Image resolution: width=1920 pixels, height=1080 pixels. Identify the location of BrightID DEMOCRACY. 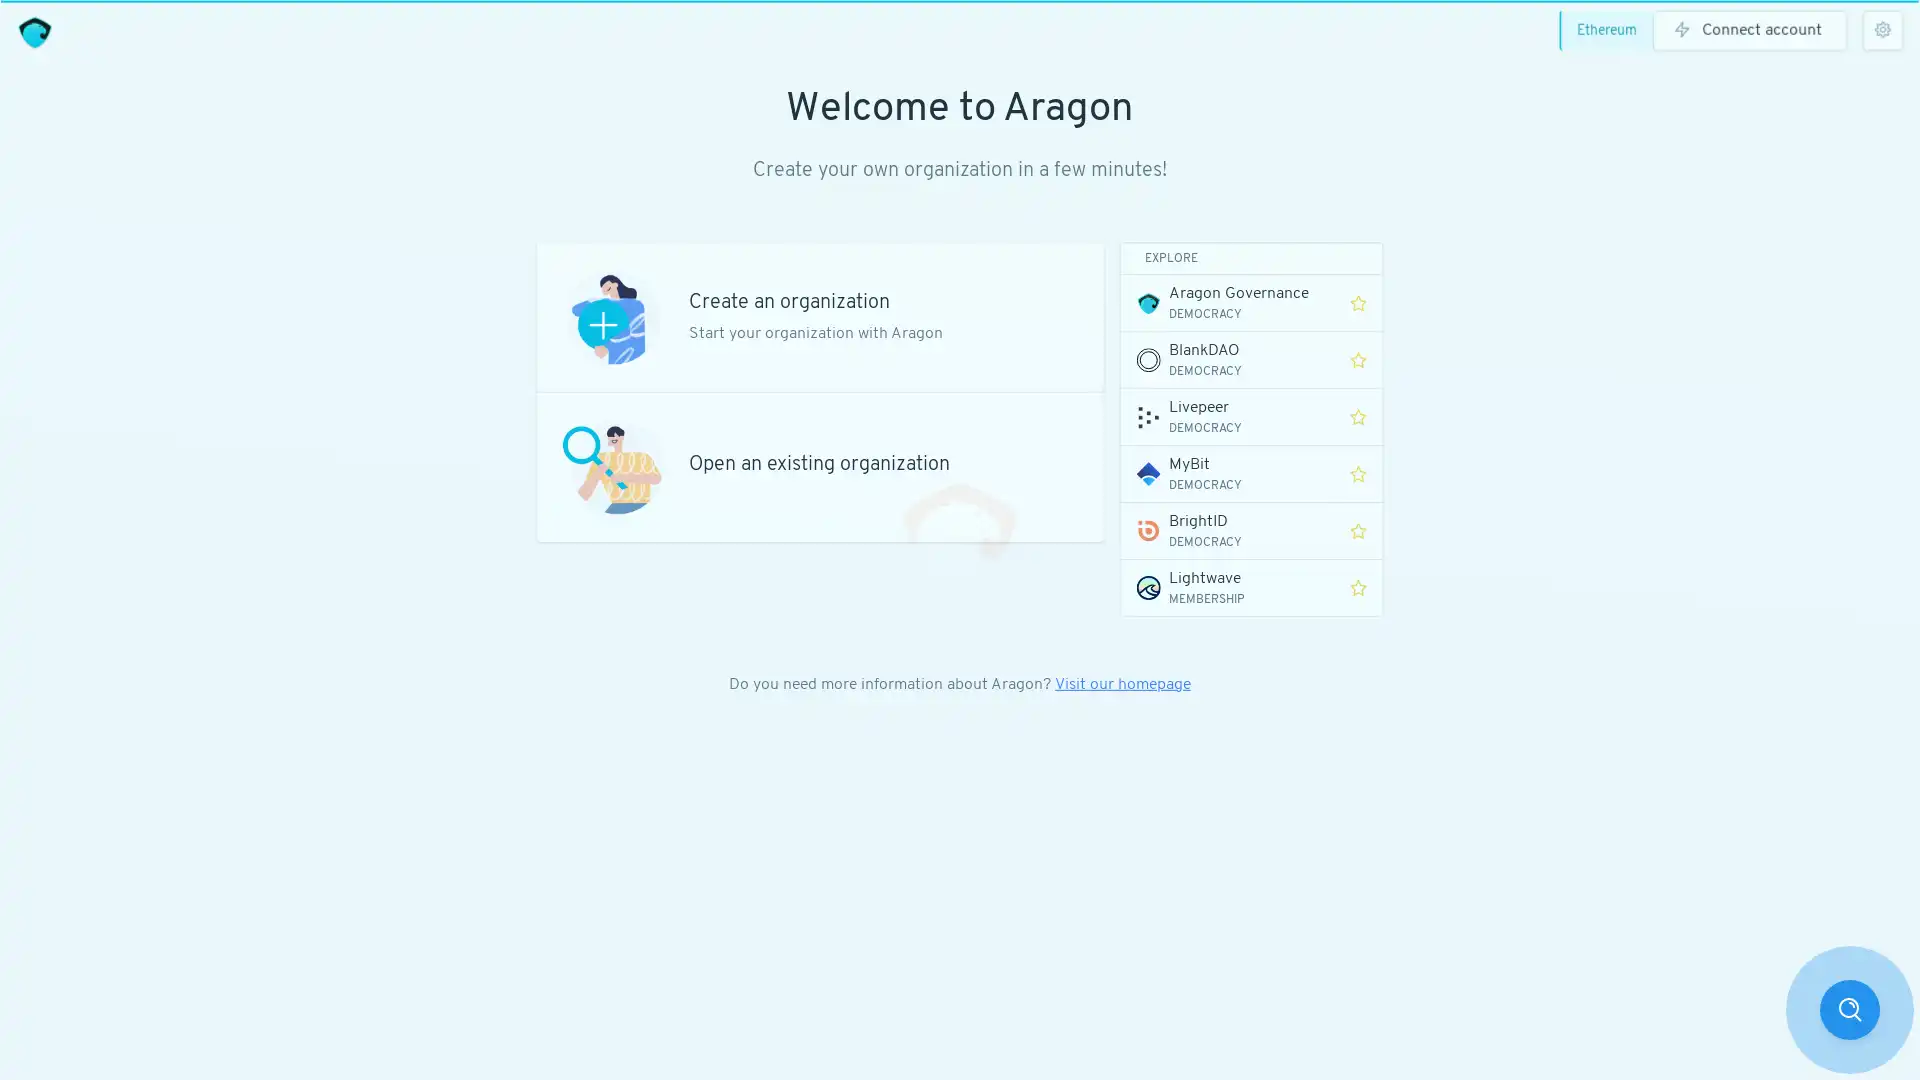
(1227, 530).